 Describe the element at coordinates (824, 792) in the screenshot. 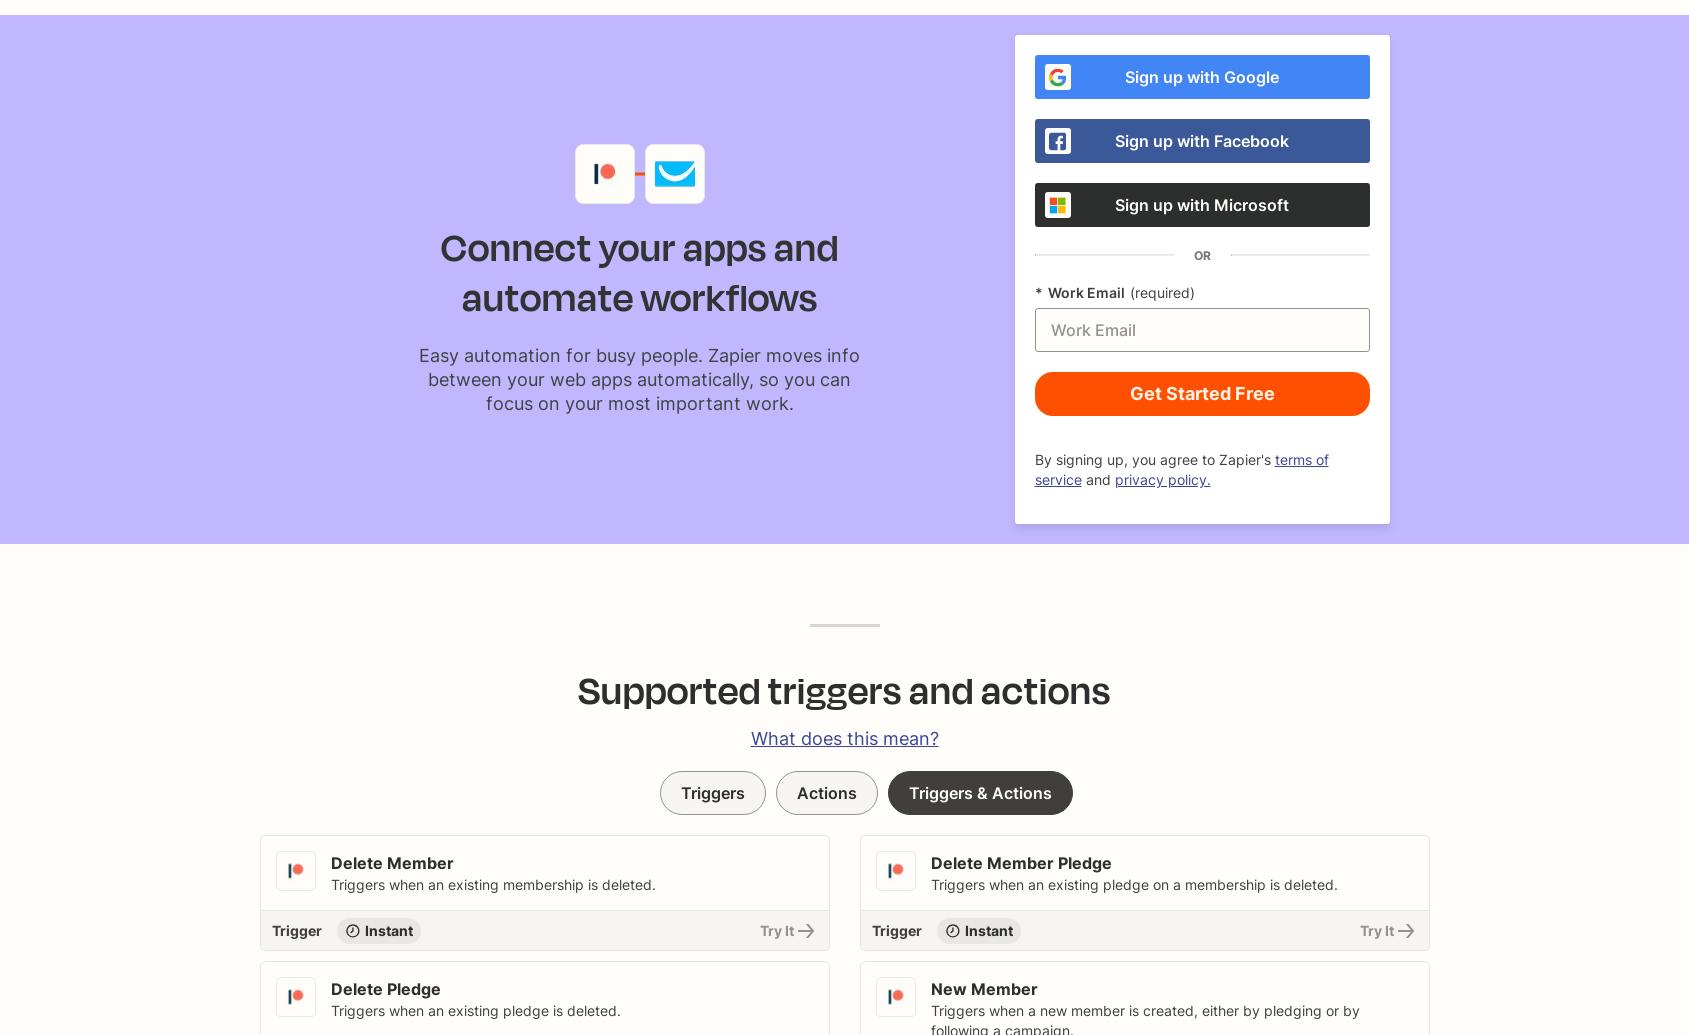

I see `'Actions'` at that location.